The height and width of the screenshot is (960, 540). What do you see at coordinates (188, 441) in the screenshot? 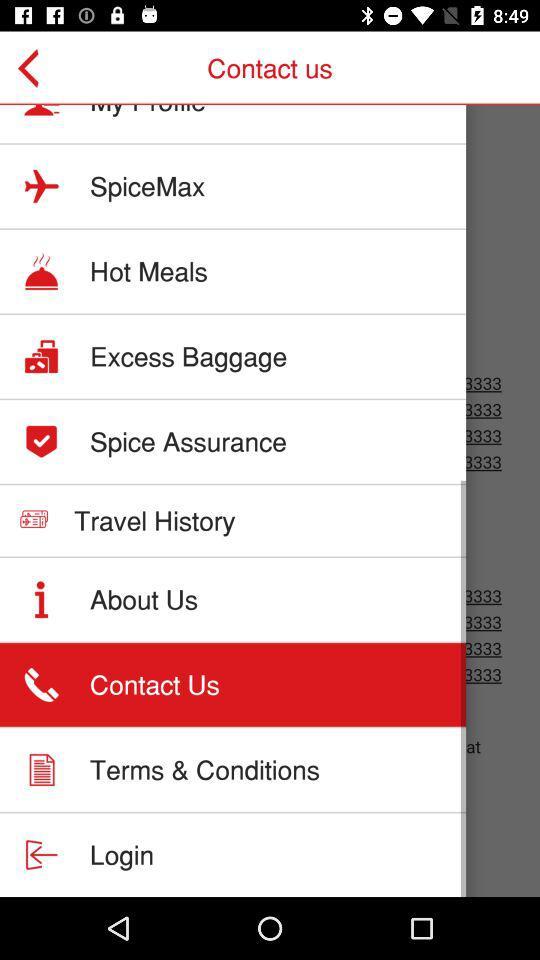
I see `the spice assurance item` at bounding box center [188, 441].